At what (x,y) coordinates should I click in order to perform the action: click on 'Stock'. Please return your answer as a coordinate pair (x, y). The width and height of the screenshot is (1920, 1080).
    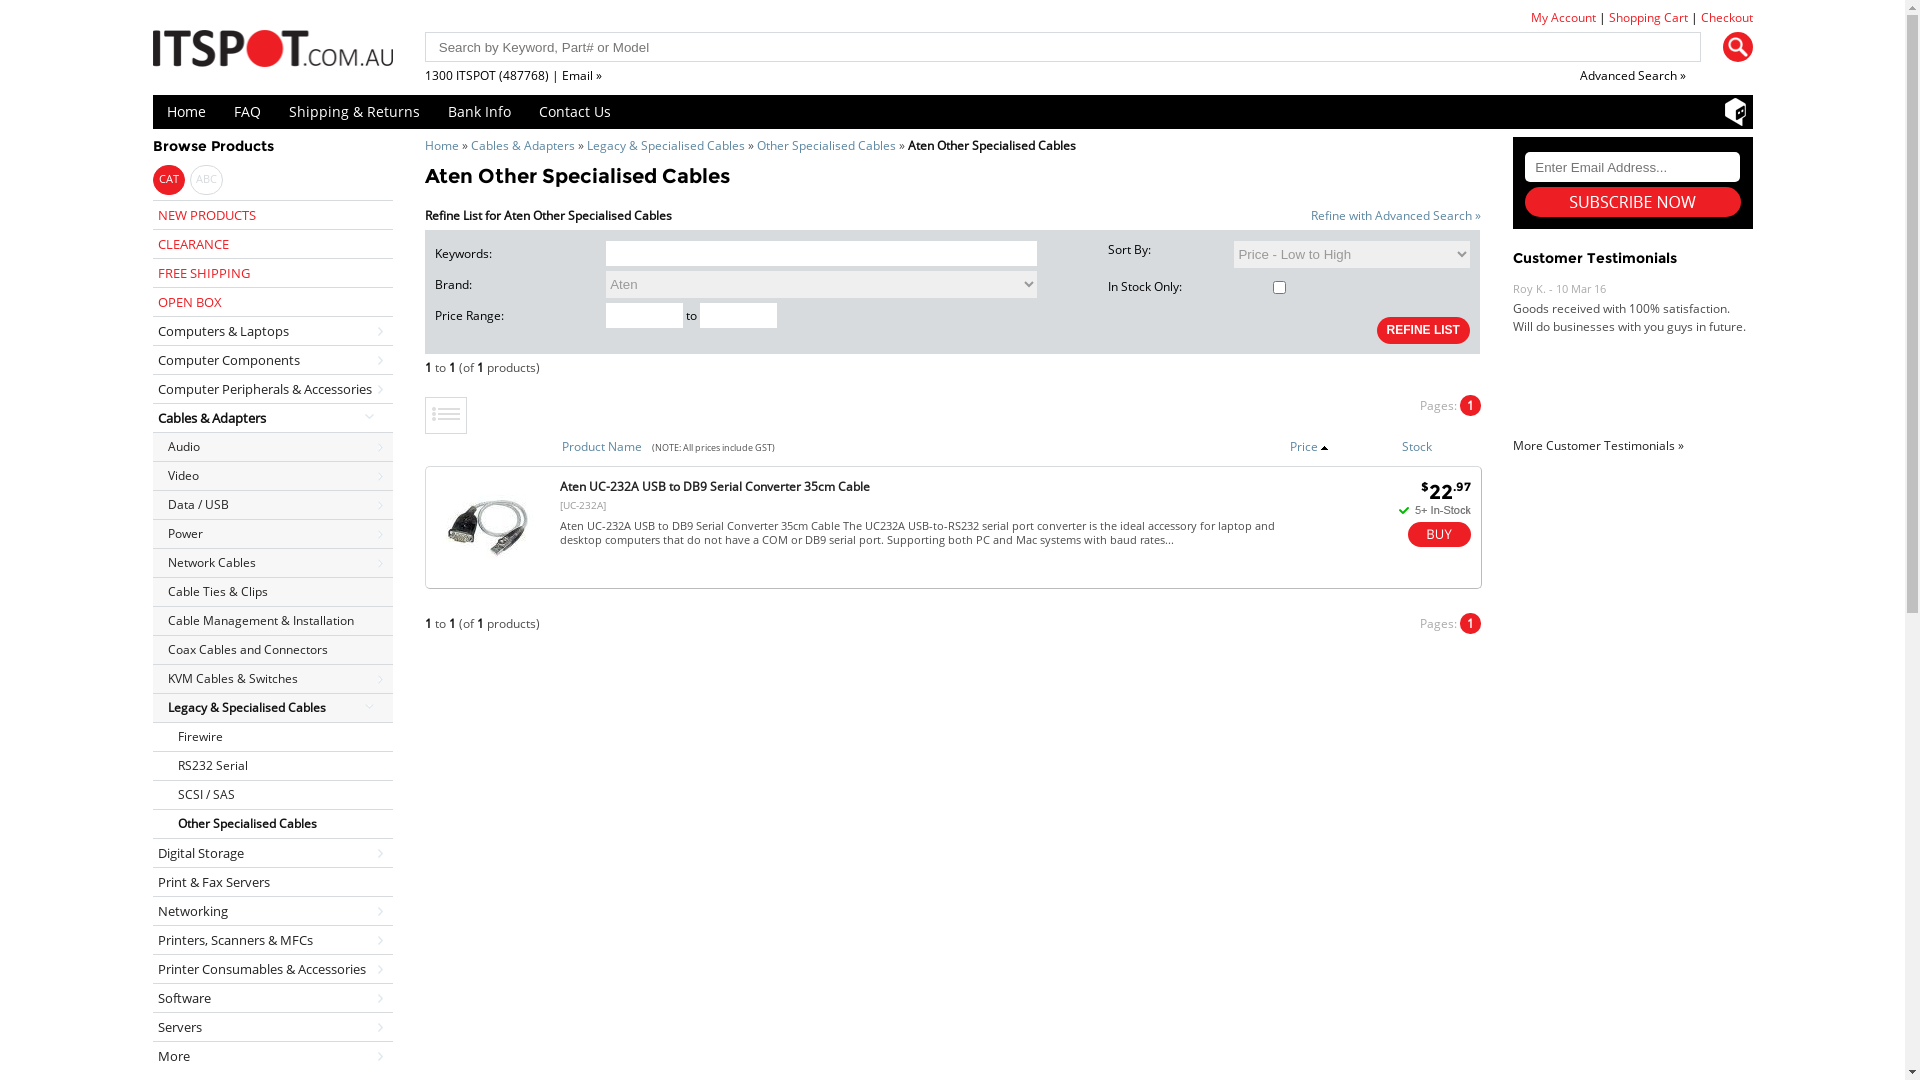
    Looking at the image, I should click on (1415, 445).